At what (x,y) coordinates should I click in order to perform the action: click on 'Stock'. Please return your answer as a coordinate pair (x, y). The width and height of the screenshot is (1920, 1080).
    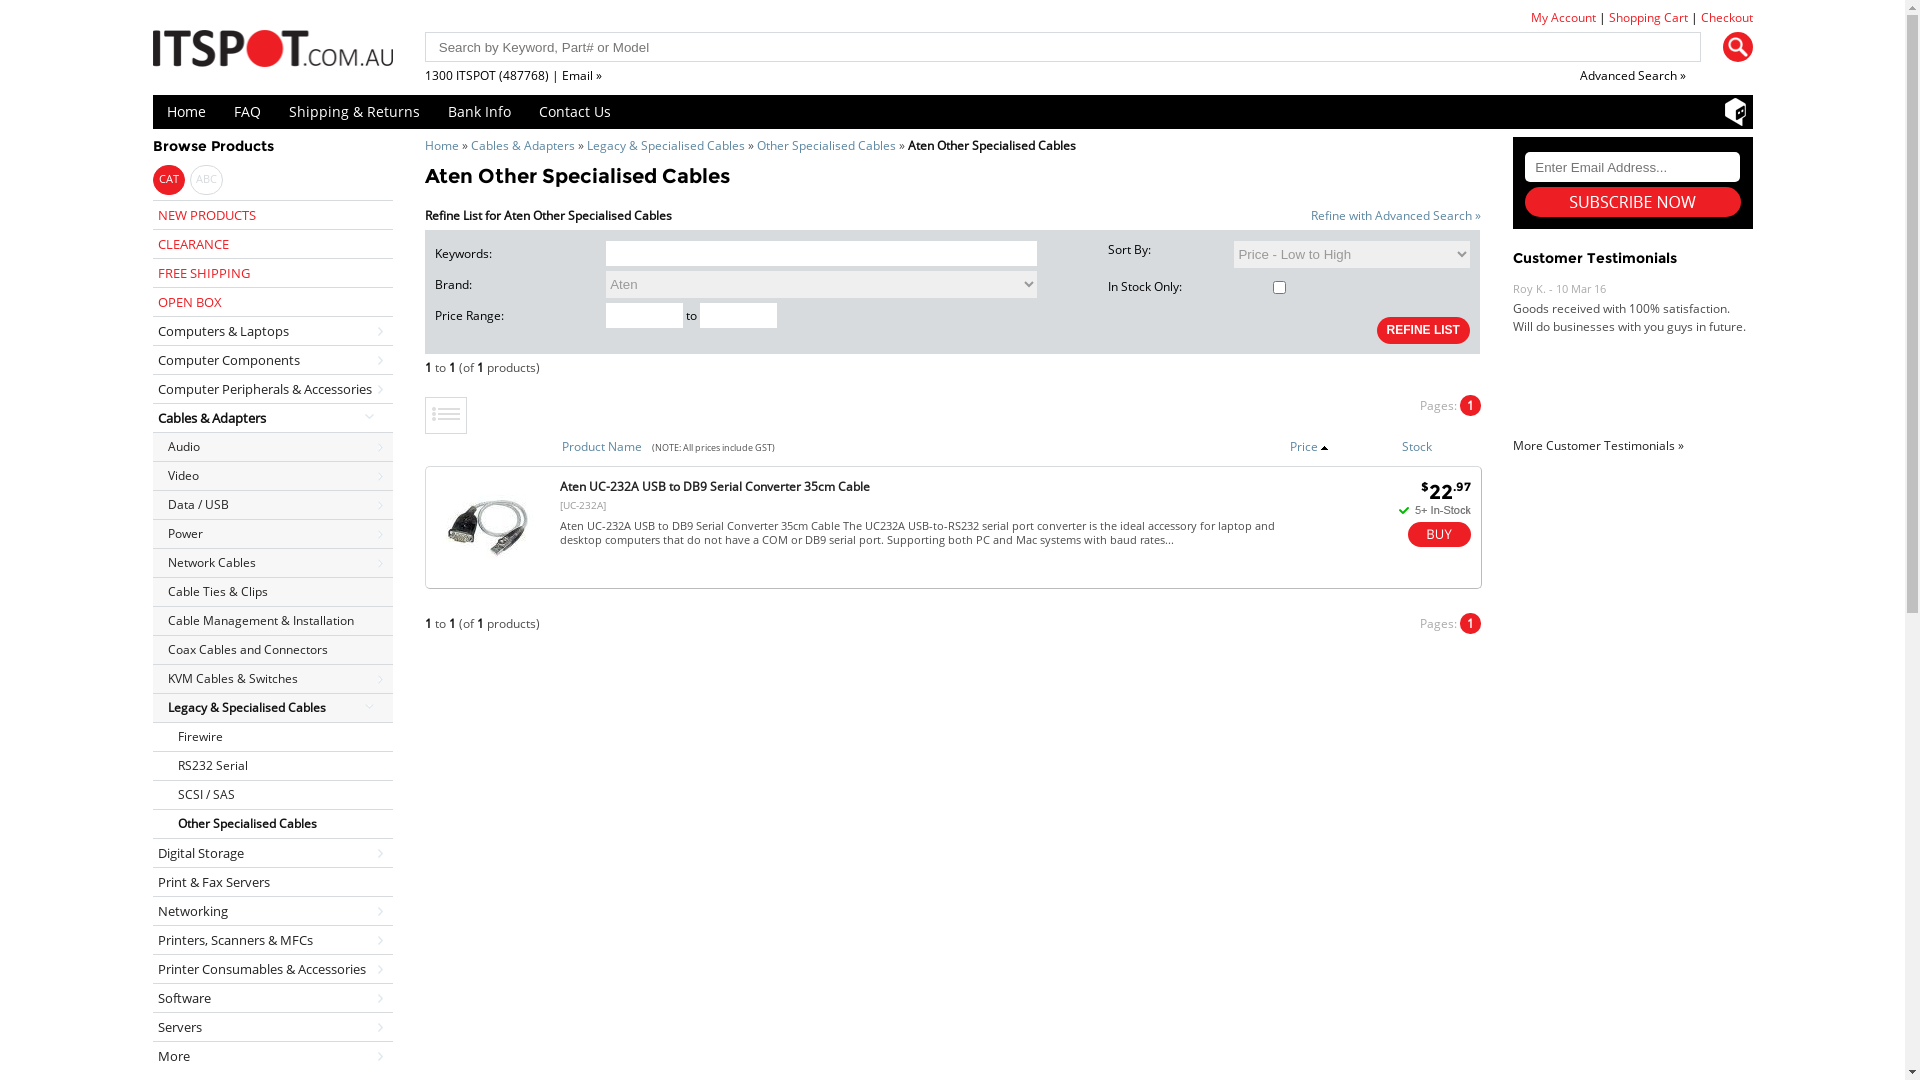
    Looking at the image, I should click on (1415, 445).